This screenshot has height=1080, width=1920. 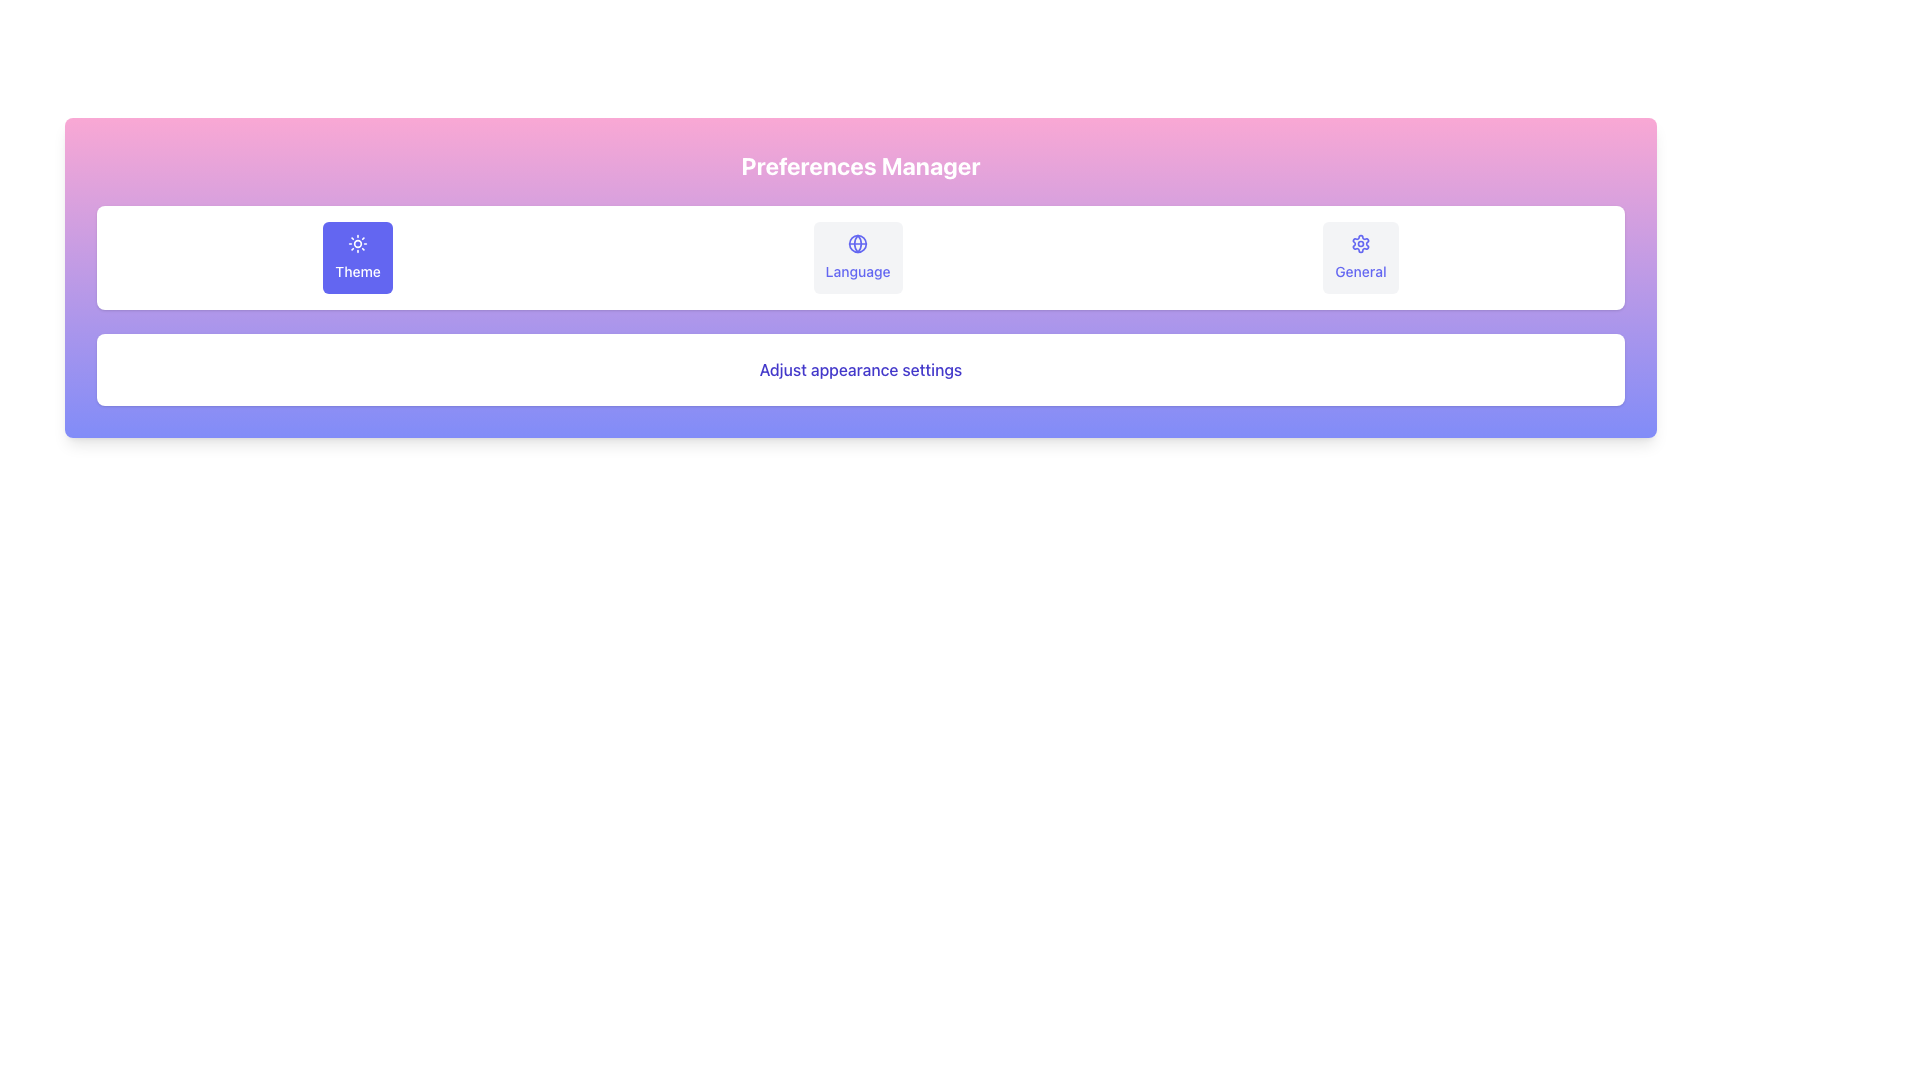 I want to click on the text label that describes the general settings section, located below the settings icon in the third position of a horizontally arranged selection interface, so click(x=1360, y=272).